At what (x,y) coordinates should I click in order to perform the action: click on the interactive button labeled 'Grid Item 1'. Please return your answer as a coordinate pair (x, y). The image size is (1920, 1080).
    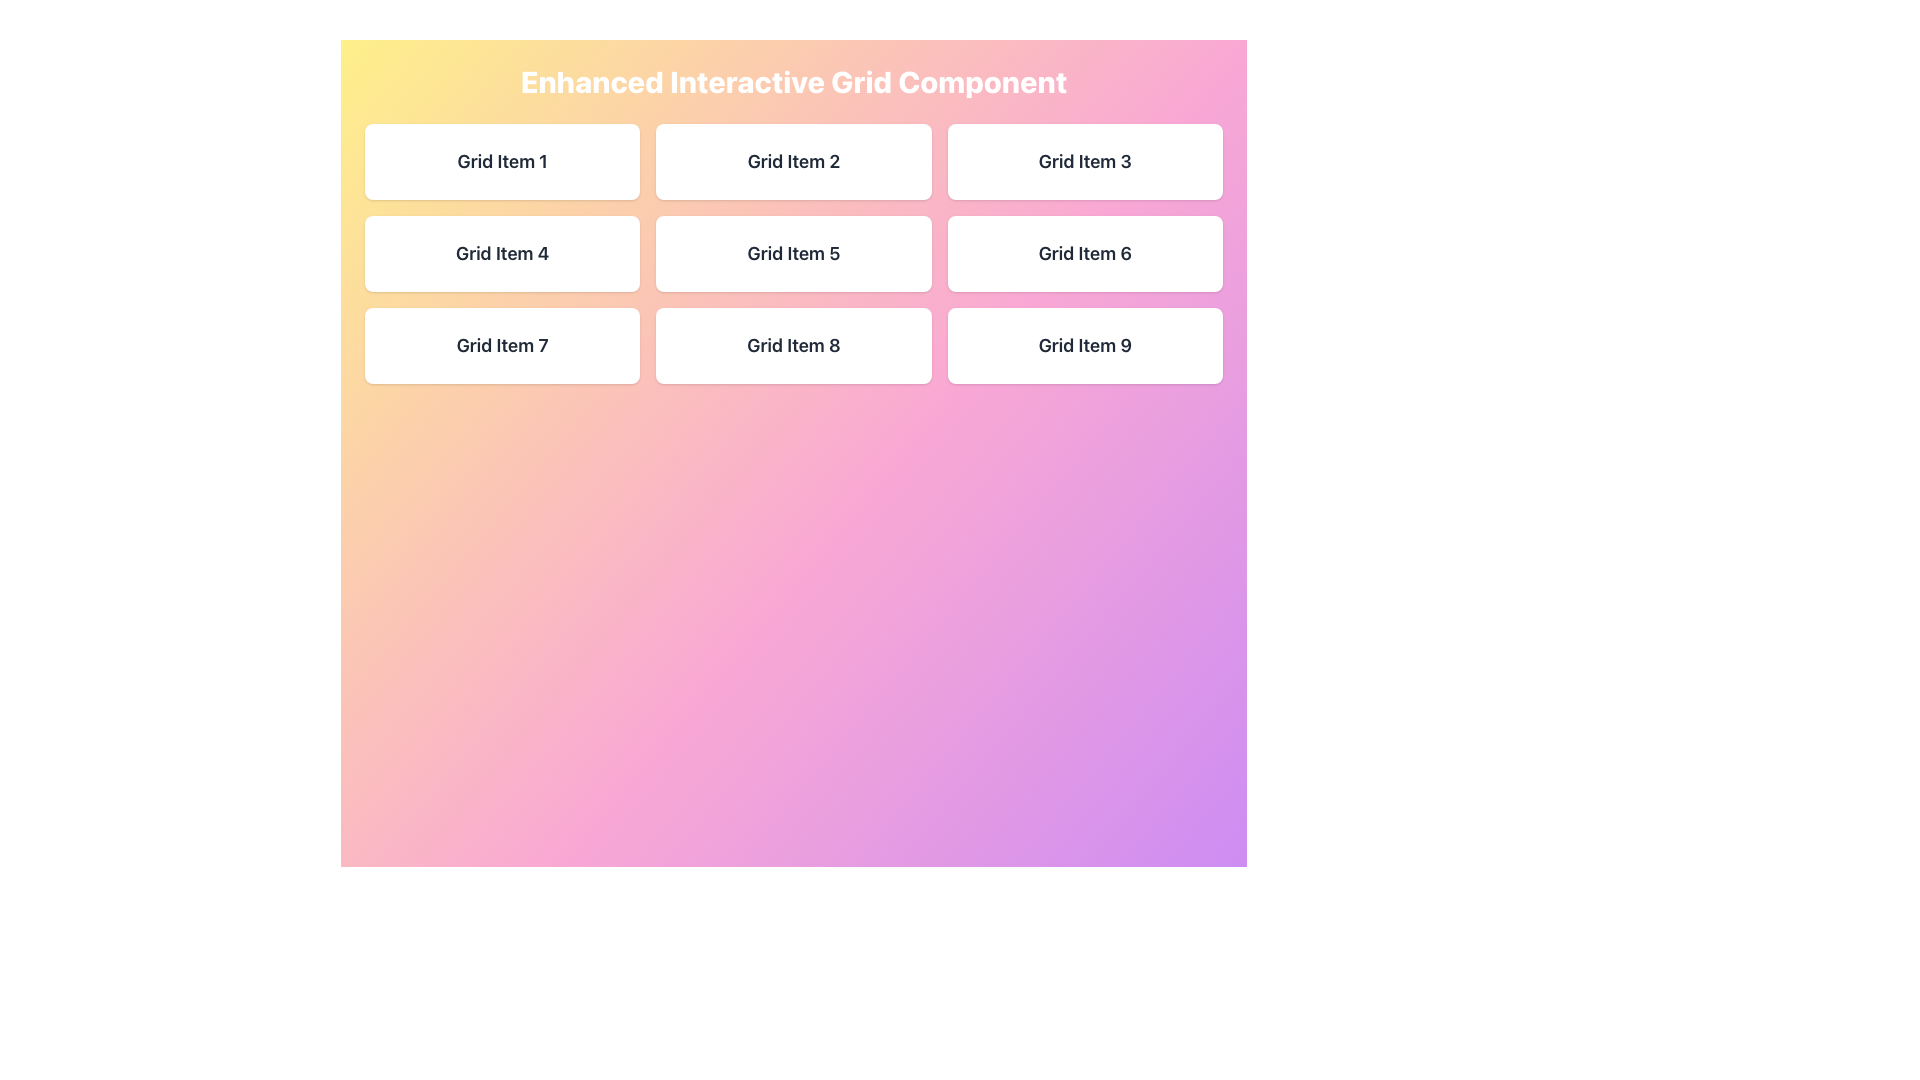
    Looking at the image, I should click on (502, 161).